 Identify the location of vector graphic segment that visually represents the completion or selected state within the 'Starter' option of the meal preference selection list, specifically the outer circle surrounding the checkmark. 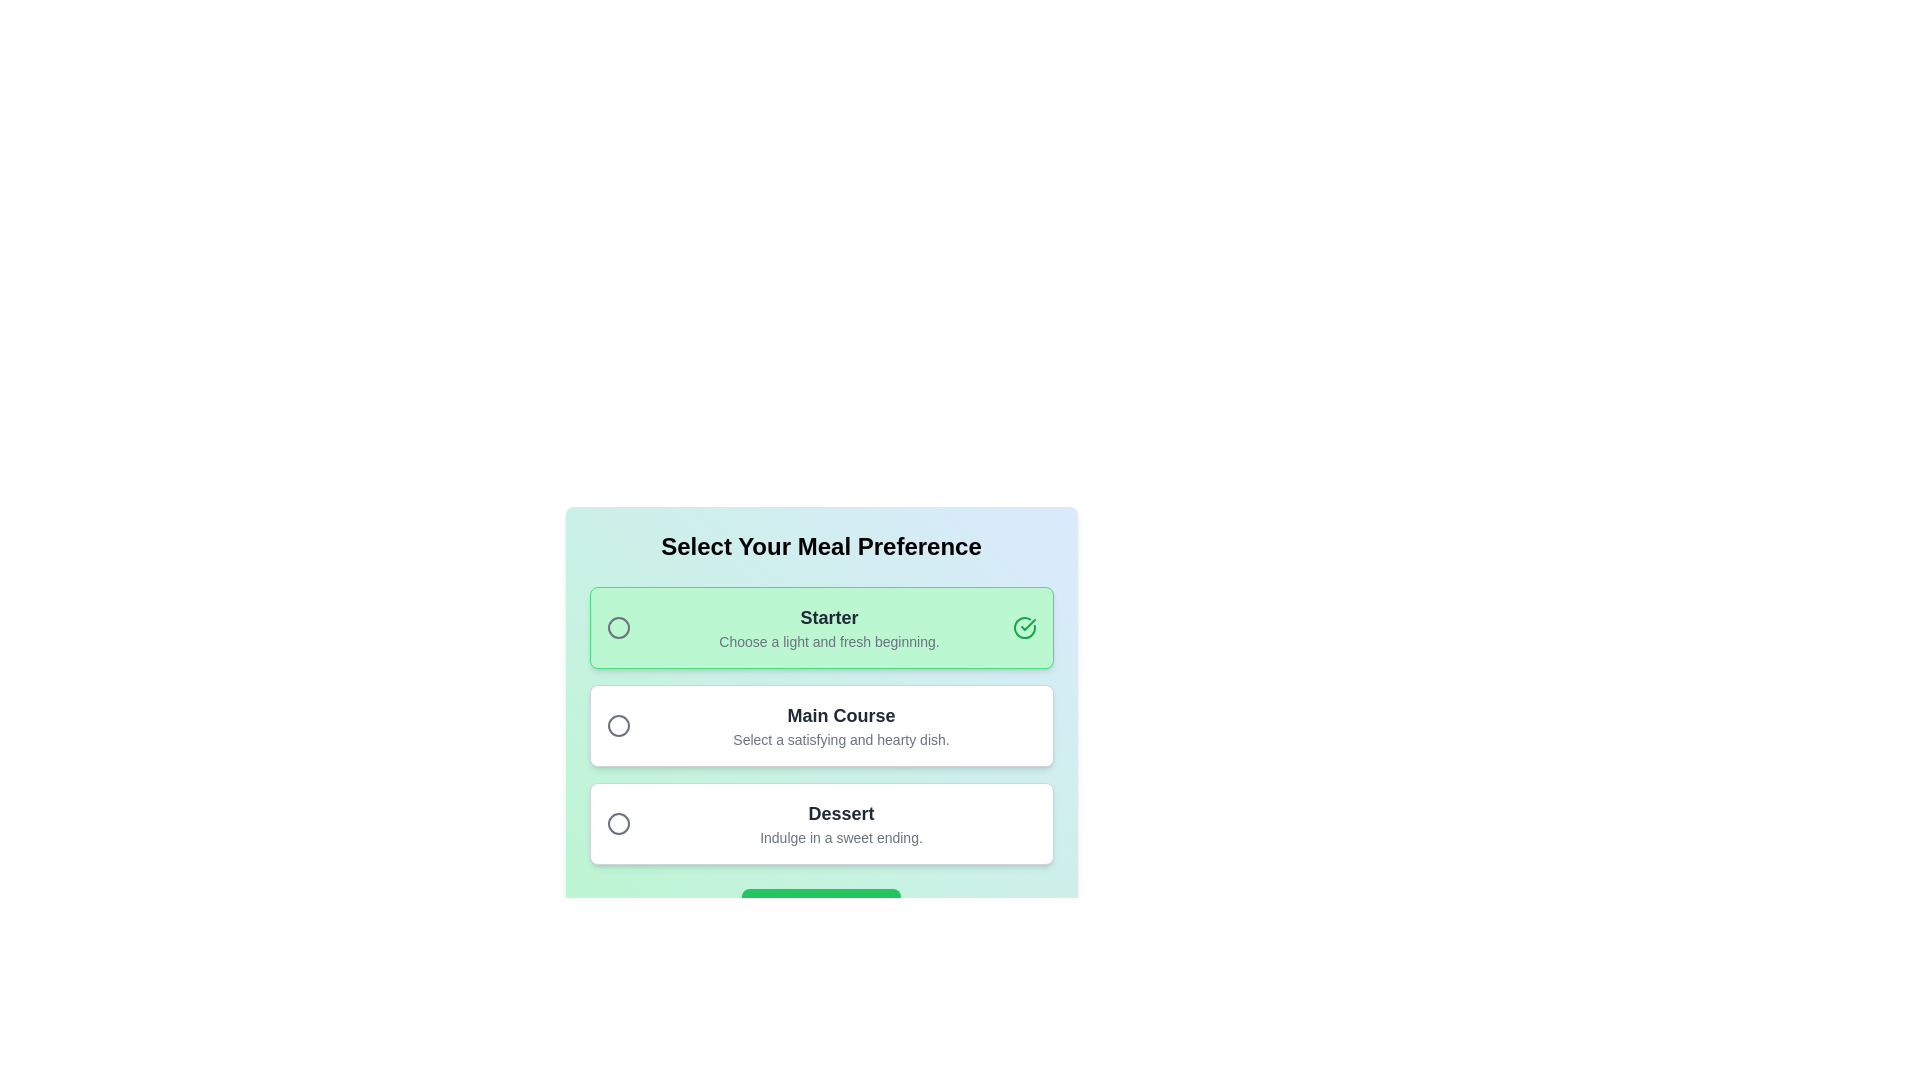
(1024, 627).